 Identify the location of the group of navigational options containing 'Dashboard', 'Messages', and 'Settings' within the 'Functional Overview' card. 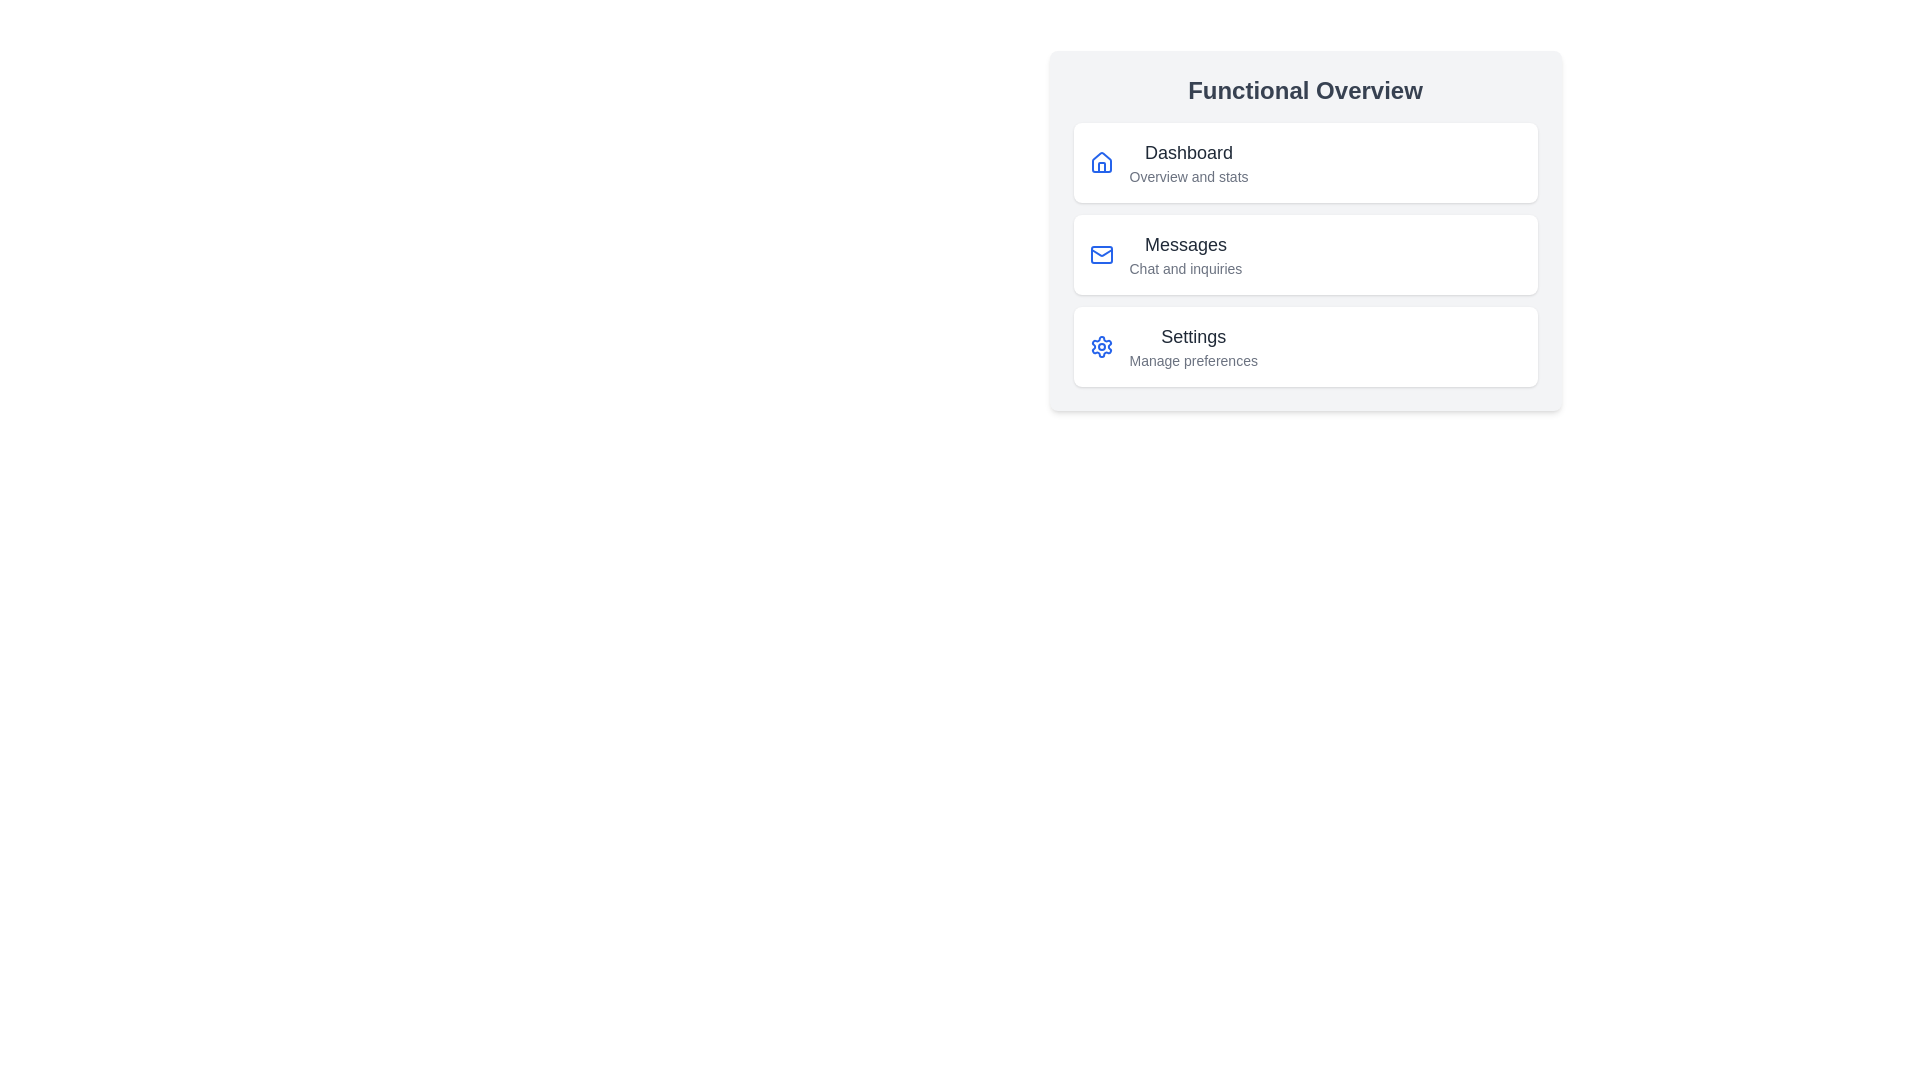
(1305, 253).